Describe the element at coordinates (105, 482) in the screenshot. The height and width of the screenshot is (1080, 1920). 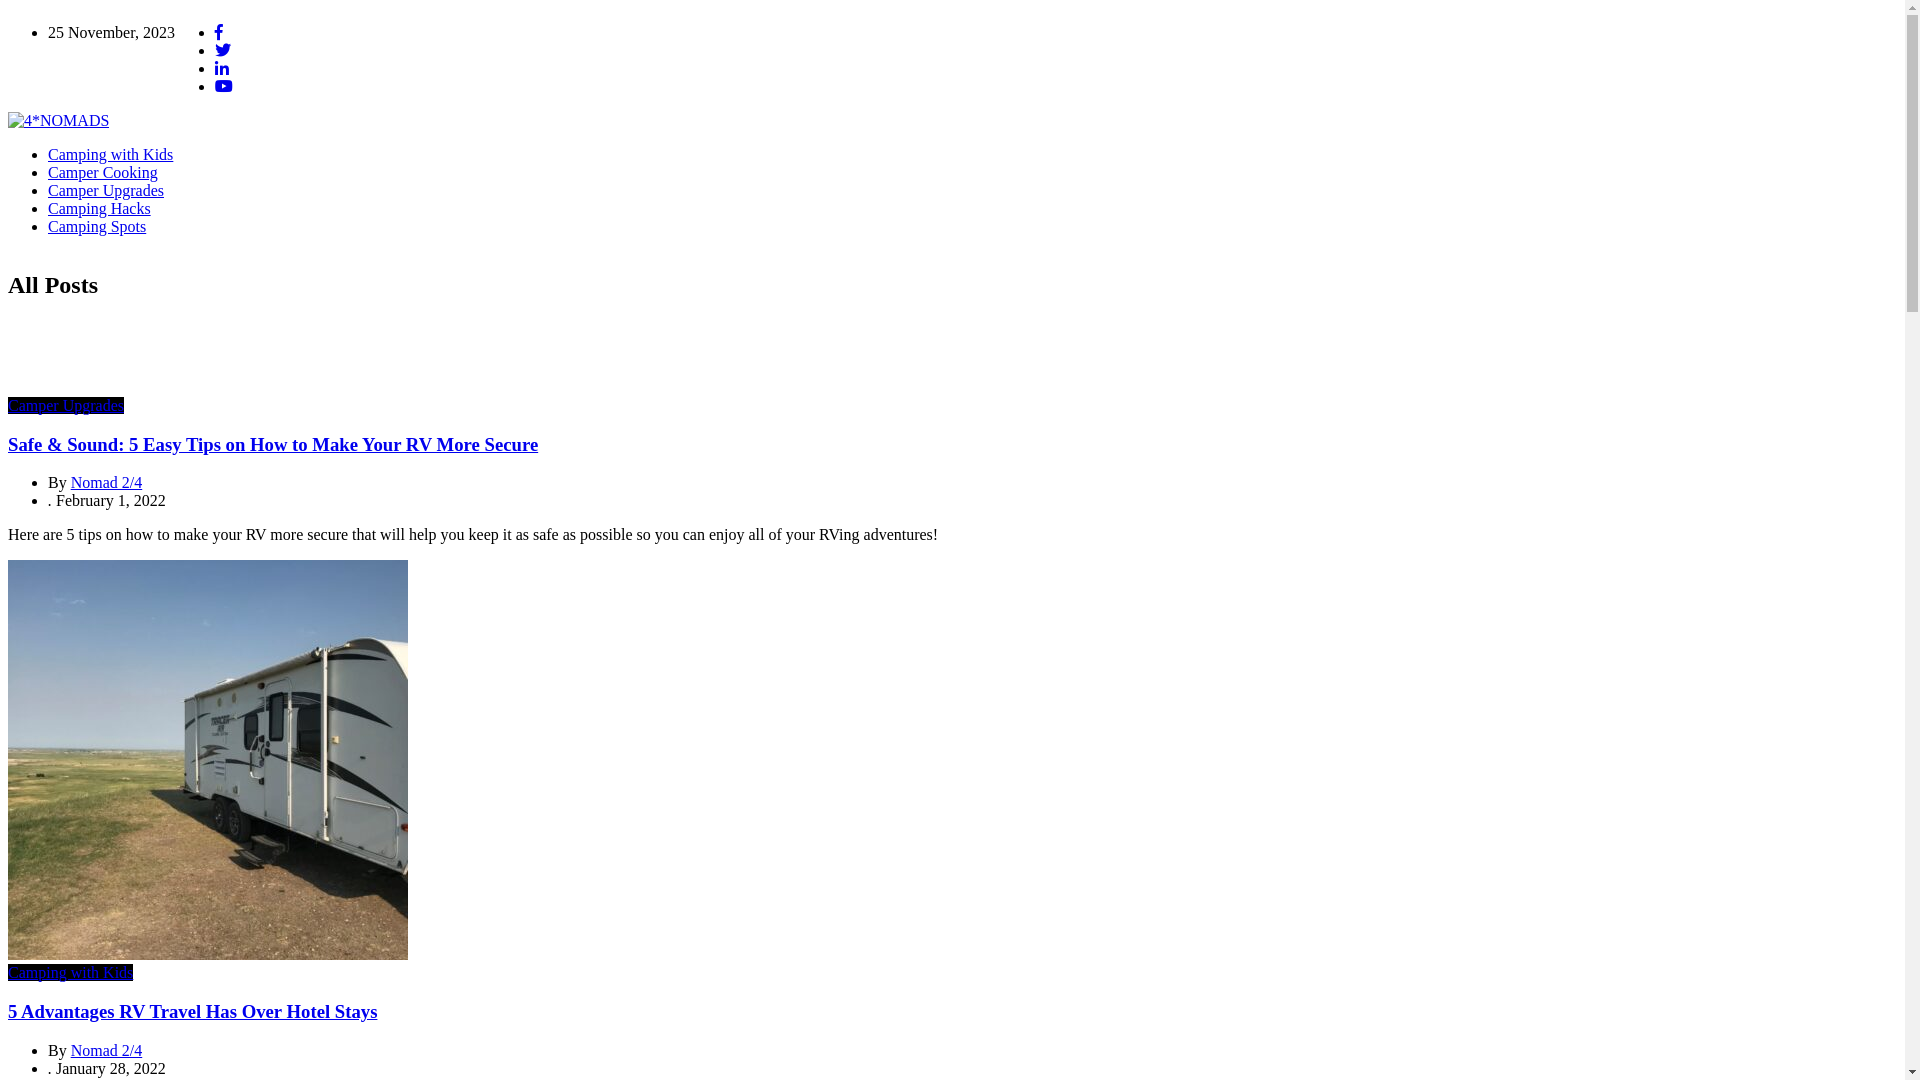
I see `'Nomad 2/4'` at that location.